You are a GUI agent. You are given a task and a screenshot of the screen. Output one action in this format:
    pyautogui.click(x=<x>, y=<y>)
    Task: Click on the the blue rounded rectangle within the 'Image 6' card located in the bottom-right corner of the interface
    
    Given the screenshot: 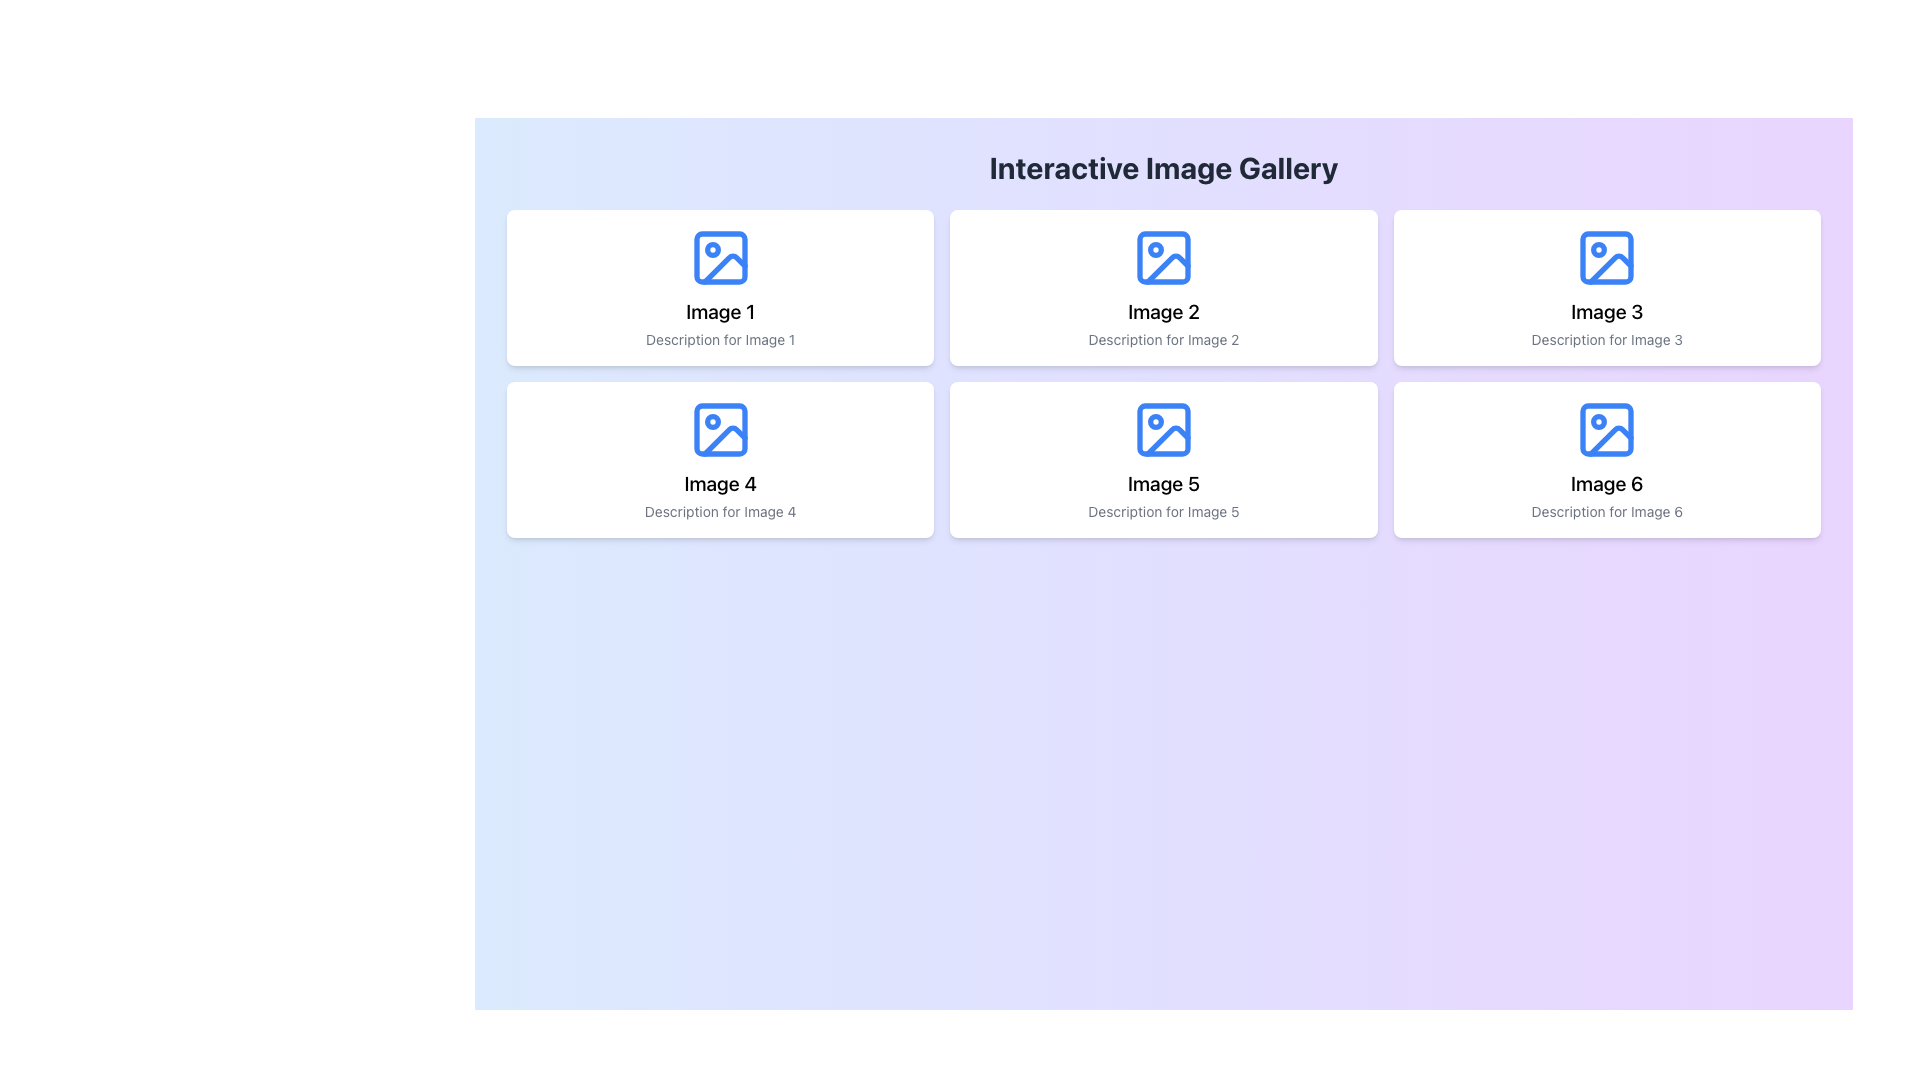 What is the action you would take?
    pyautogui.click(x=1607, y=428)
    